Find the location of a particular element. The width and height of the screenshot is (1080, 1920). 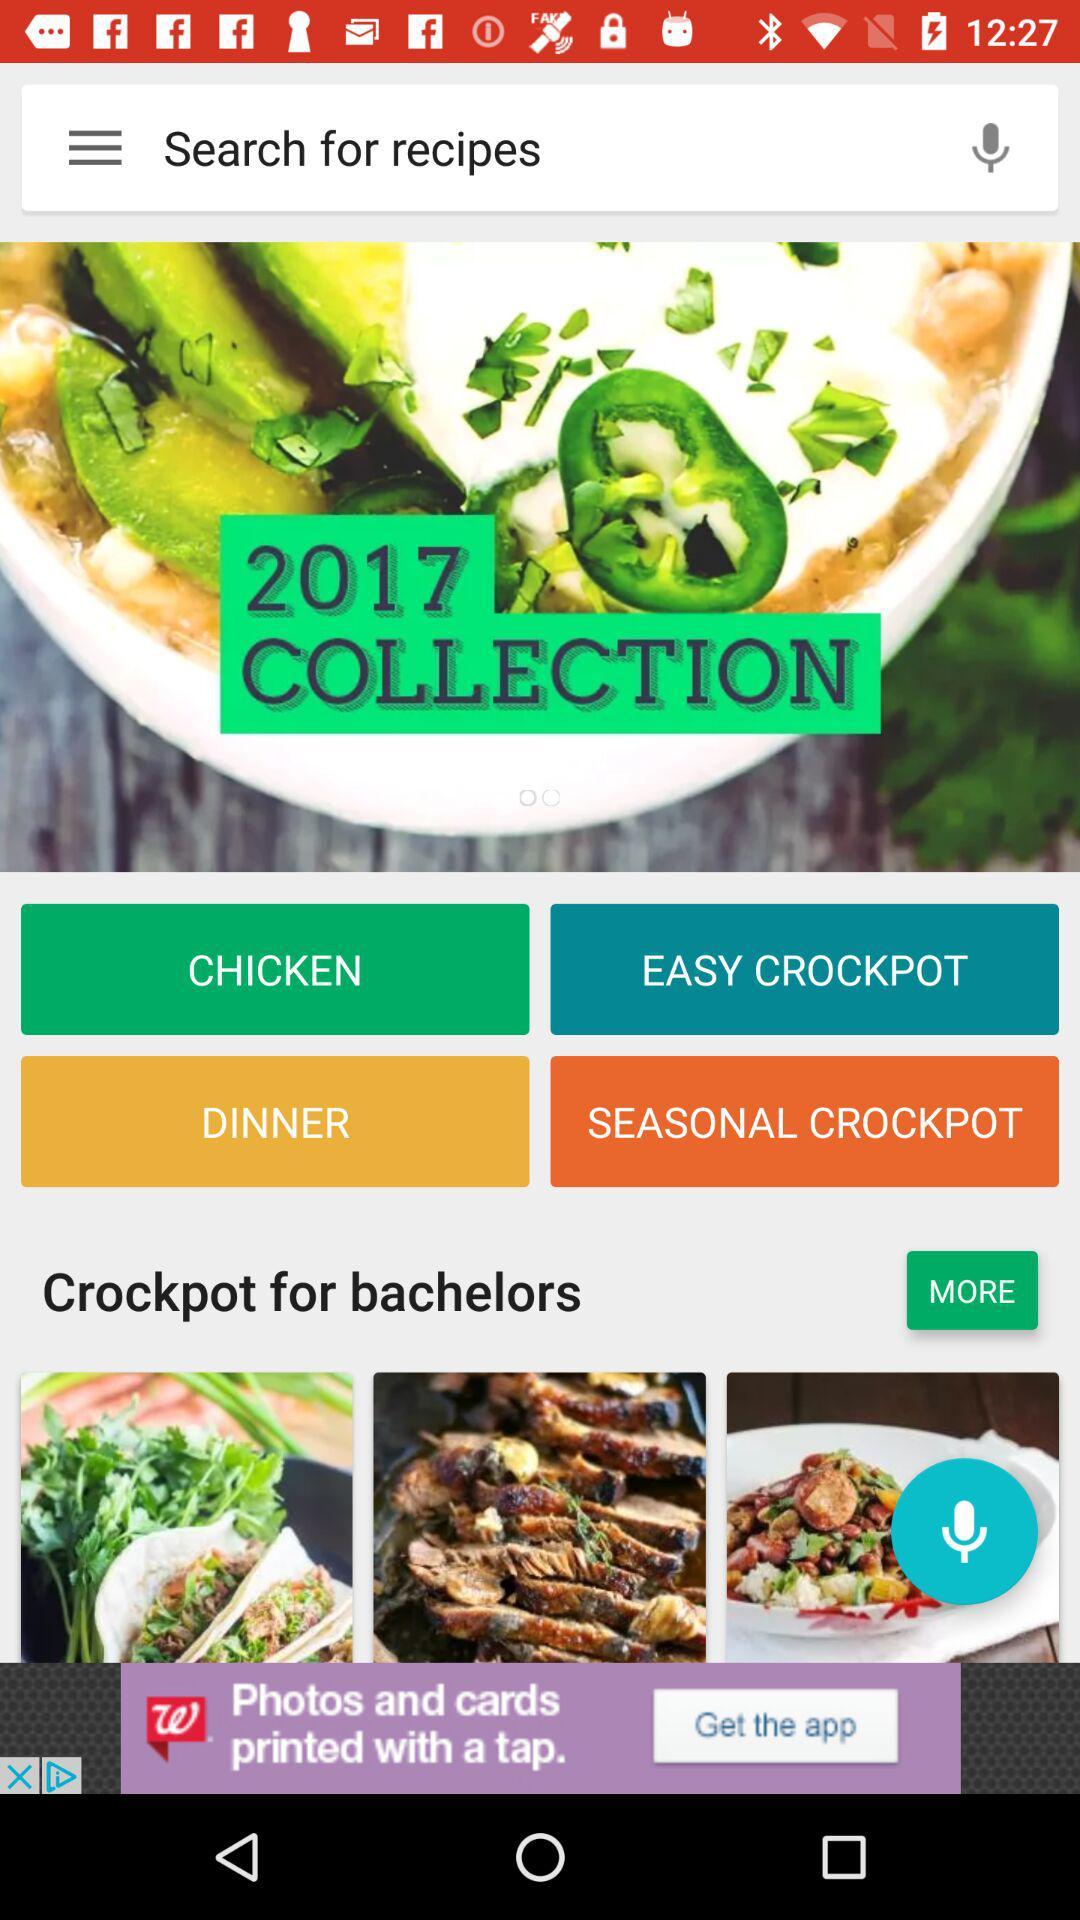

click audio button is located at coordinates (963, 1530).